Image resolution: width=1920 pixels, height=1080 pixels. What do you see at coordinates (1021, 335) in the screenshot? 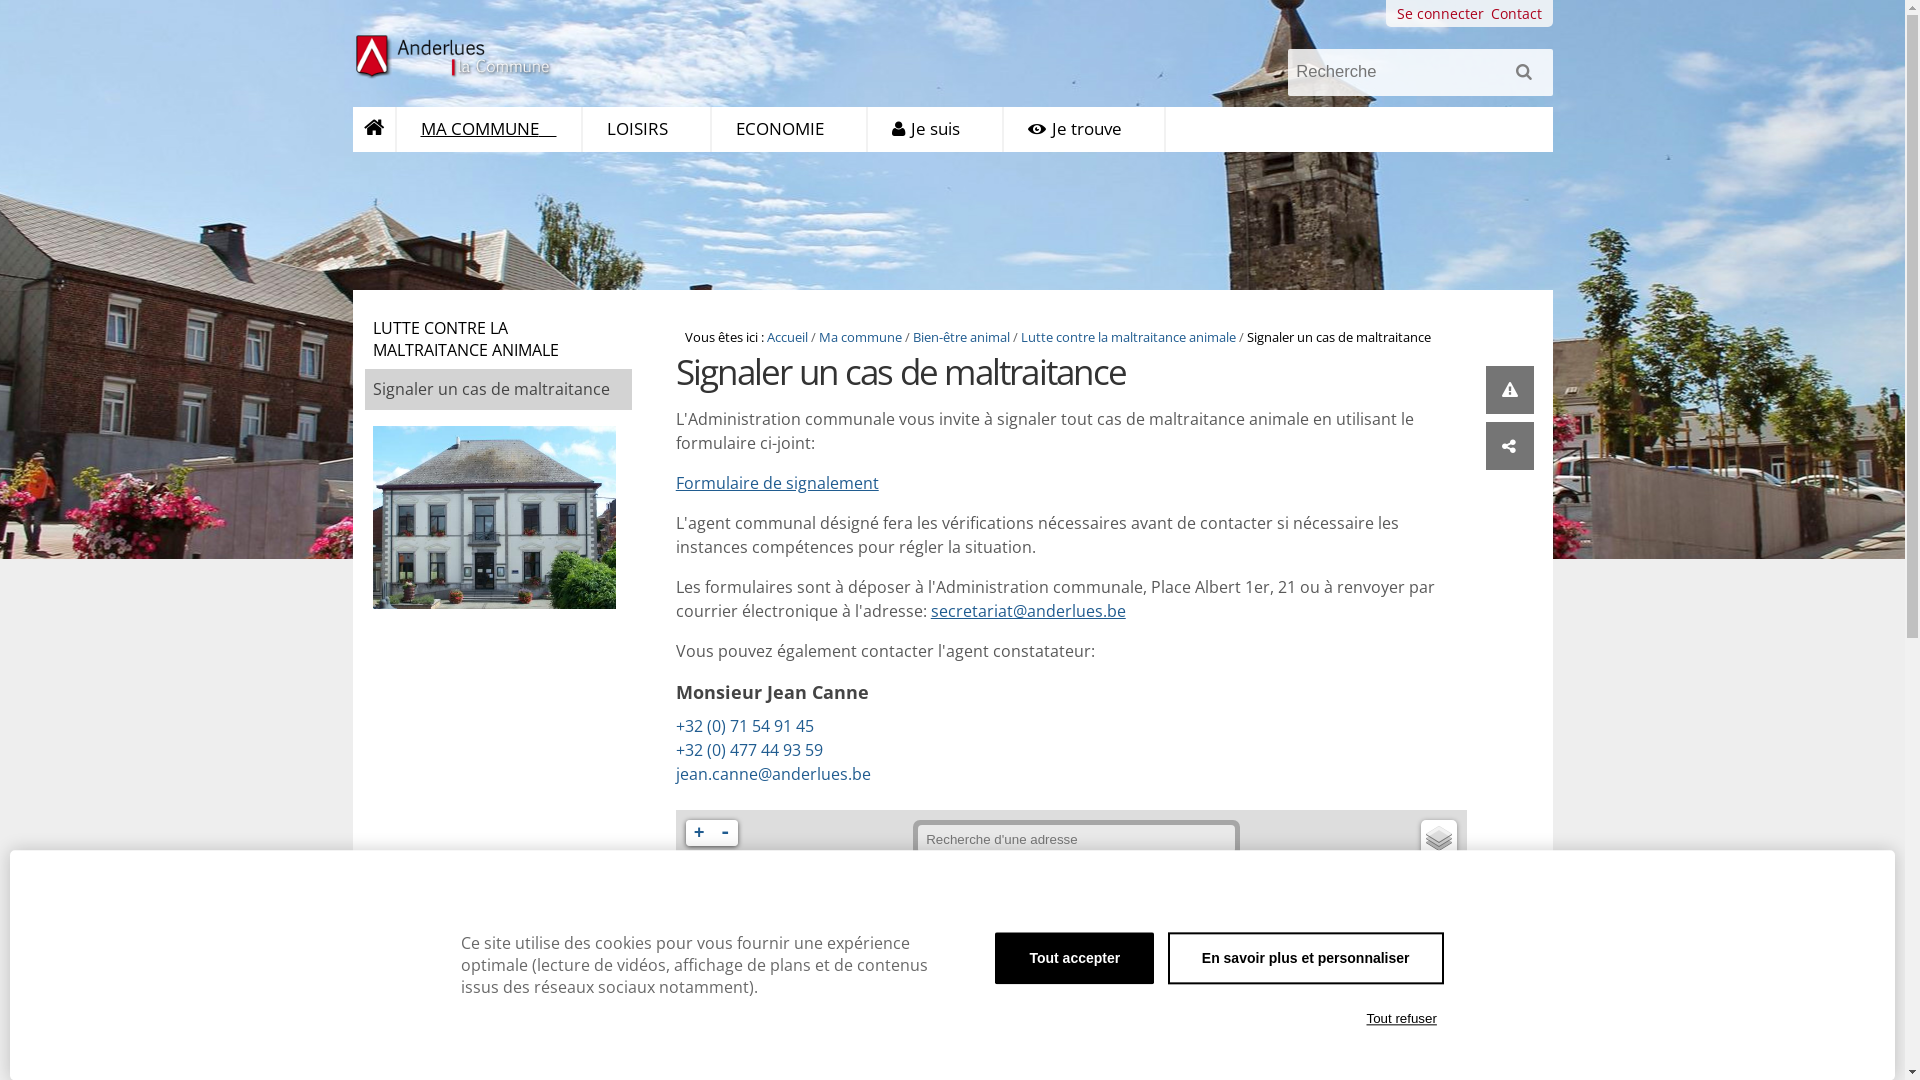
I see `'Lutte contre la maltraitance animale'` at bounding box center [1021, 335].